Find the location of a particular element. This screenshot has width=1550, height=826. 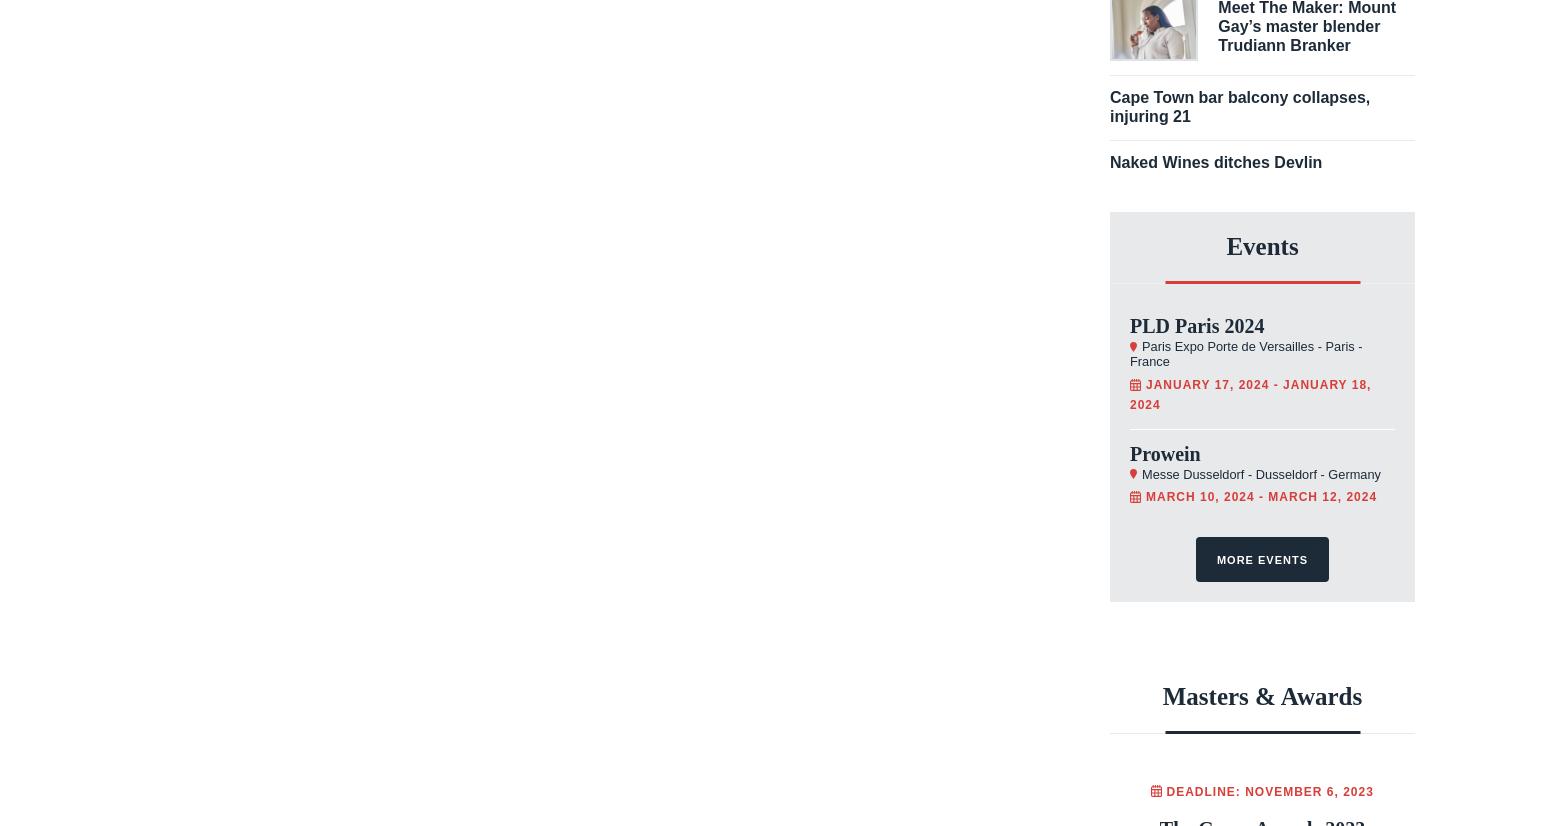

'Masters & Awards' is located at coordinates (1261, 695).